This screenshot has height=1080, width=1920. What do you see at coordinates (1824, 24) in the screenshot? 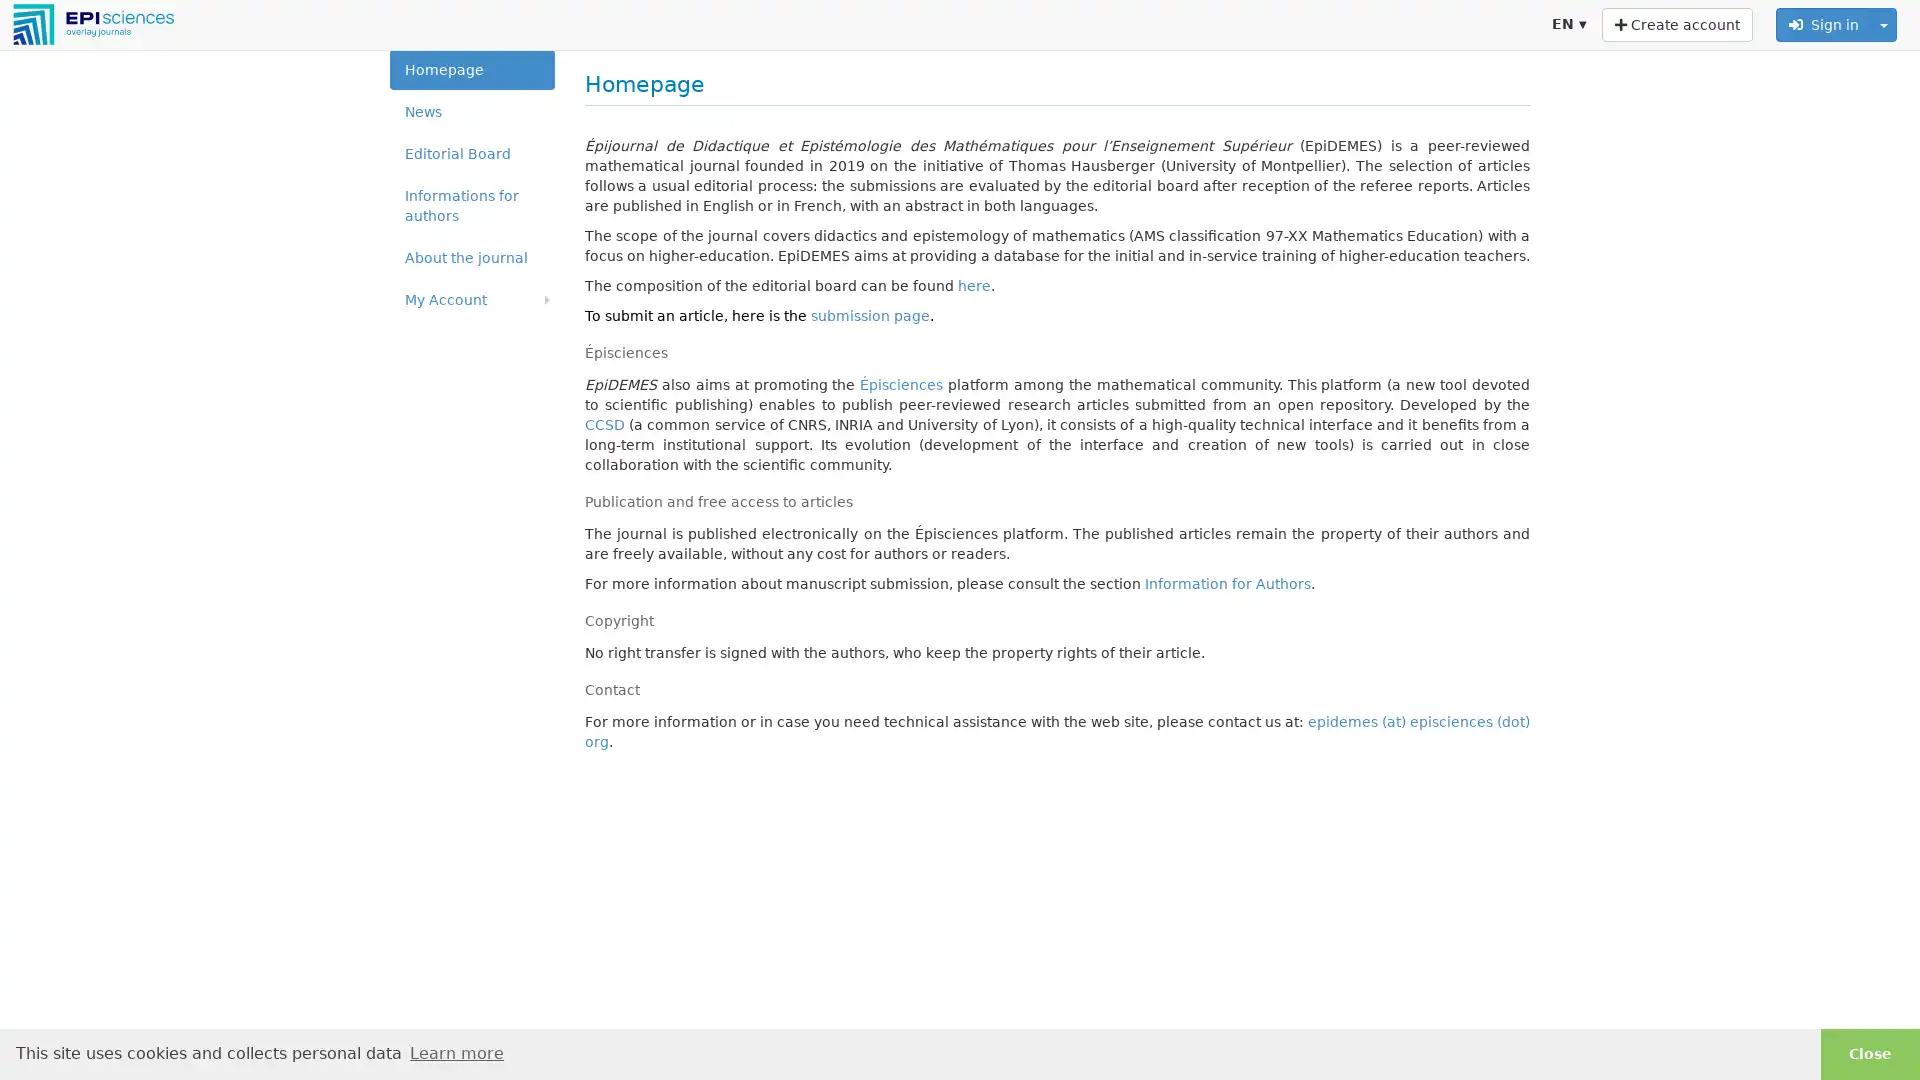
I see `Sign in` at bounding box center [1824, 24].